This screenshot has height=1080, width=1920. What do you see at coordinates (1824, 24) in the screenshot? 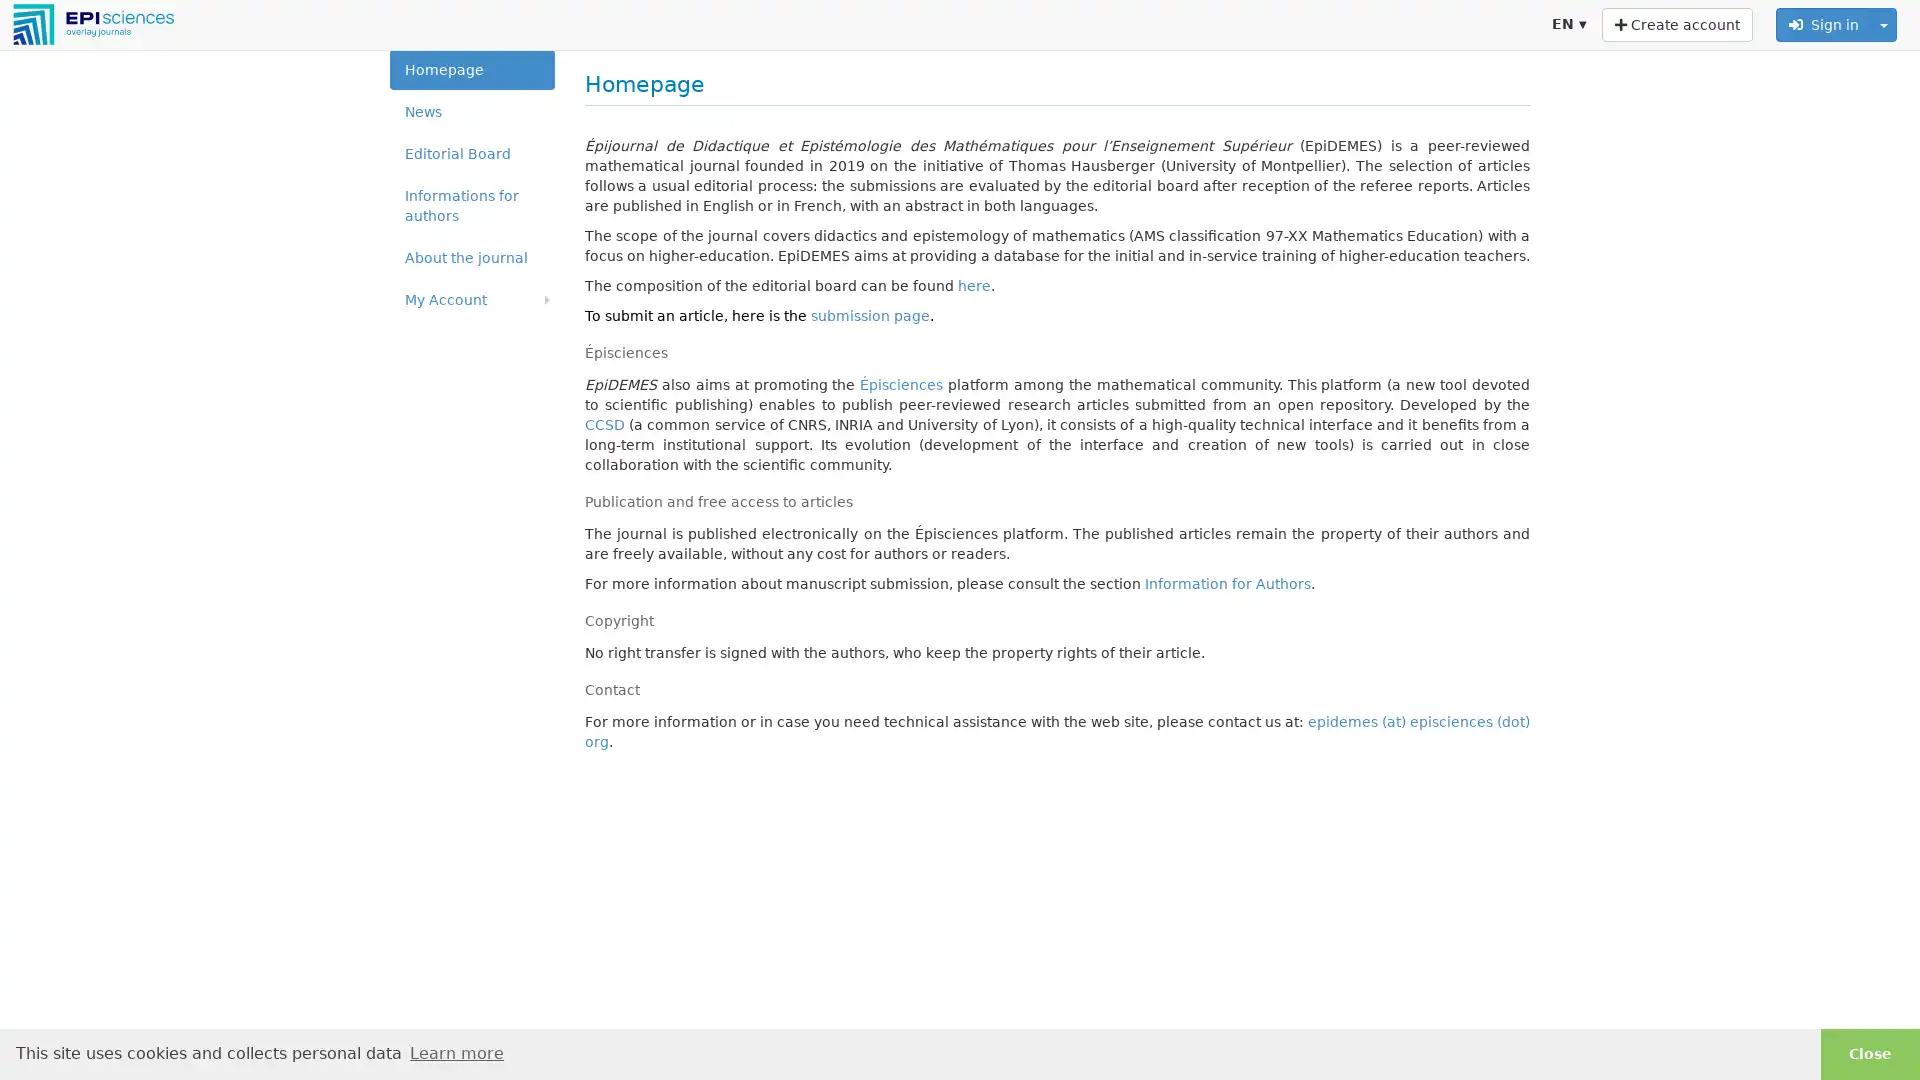
I see `Sign in` at bounding box center [1824, 24].